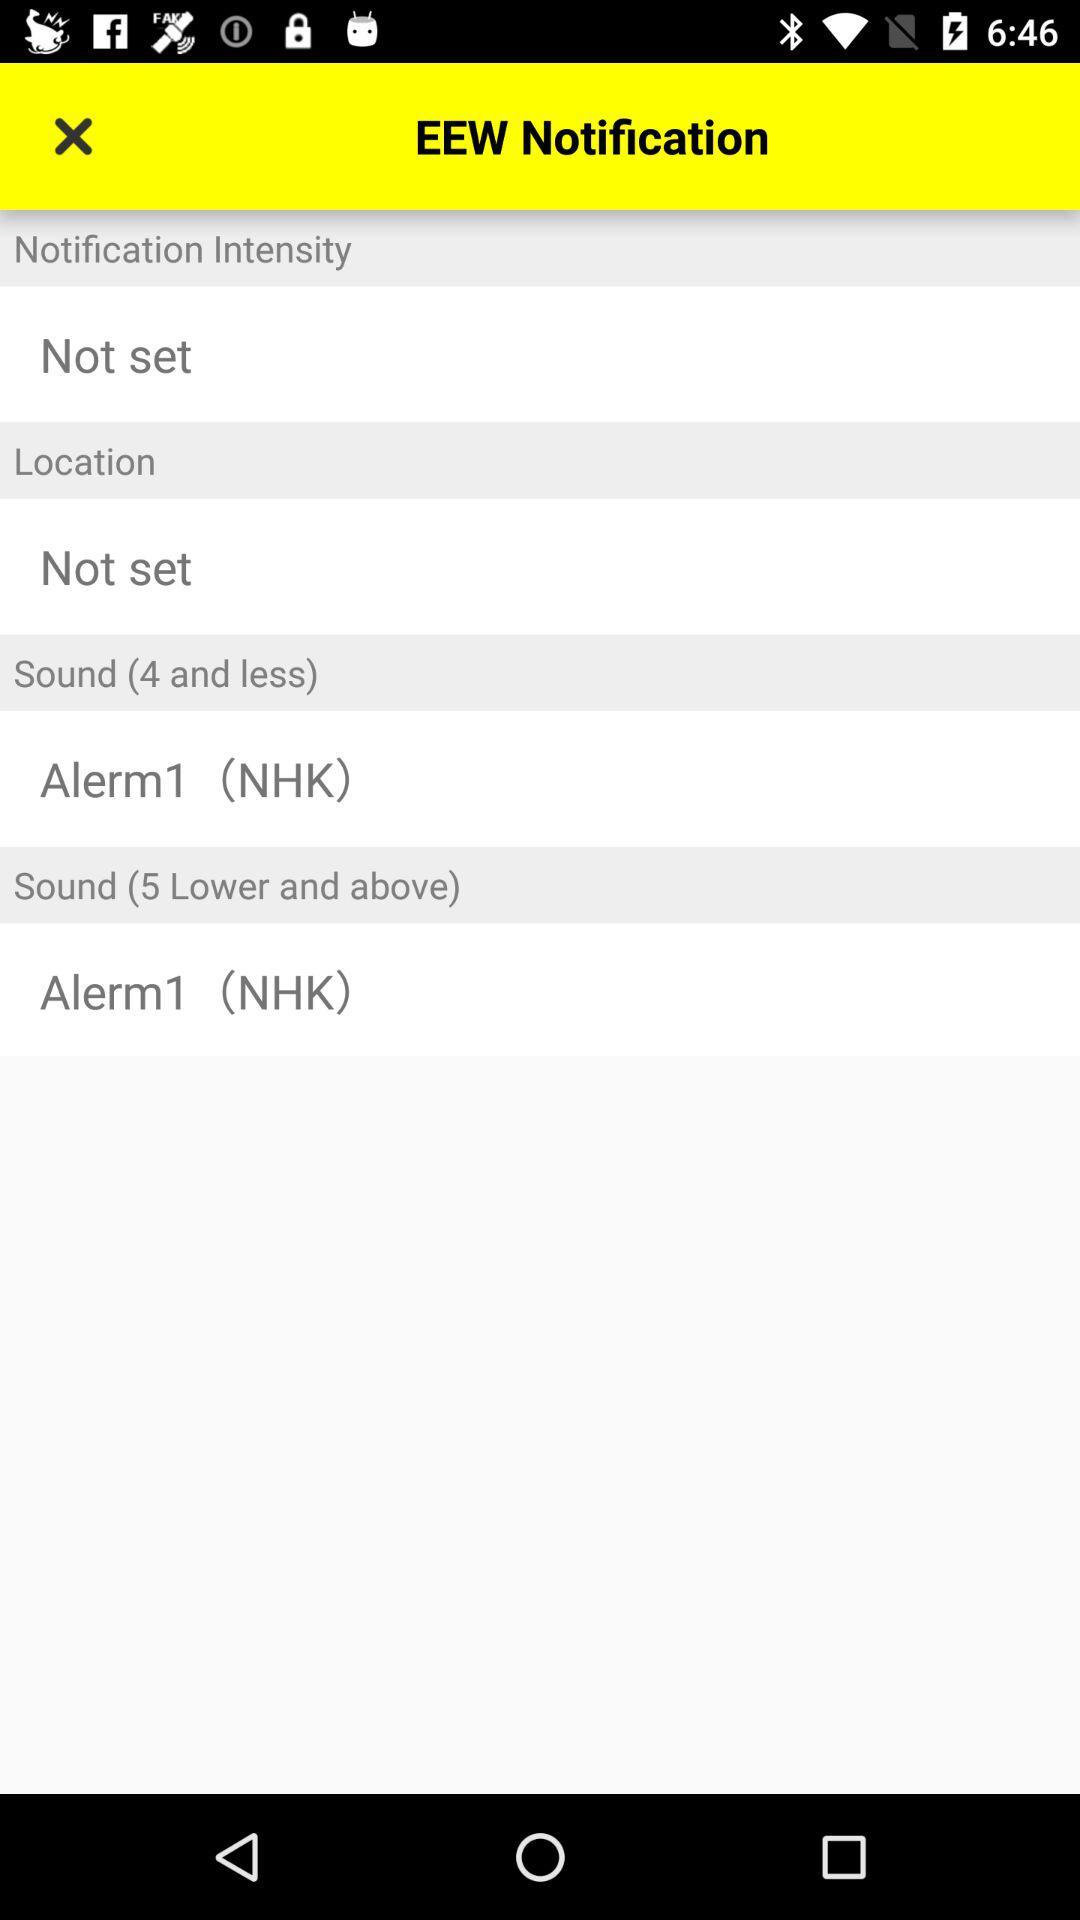 The image size is (1080, 1920). Describe the element at coordinates (72, 135) in the screenshot. I see `icon above notification intensity icon` at that location.